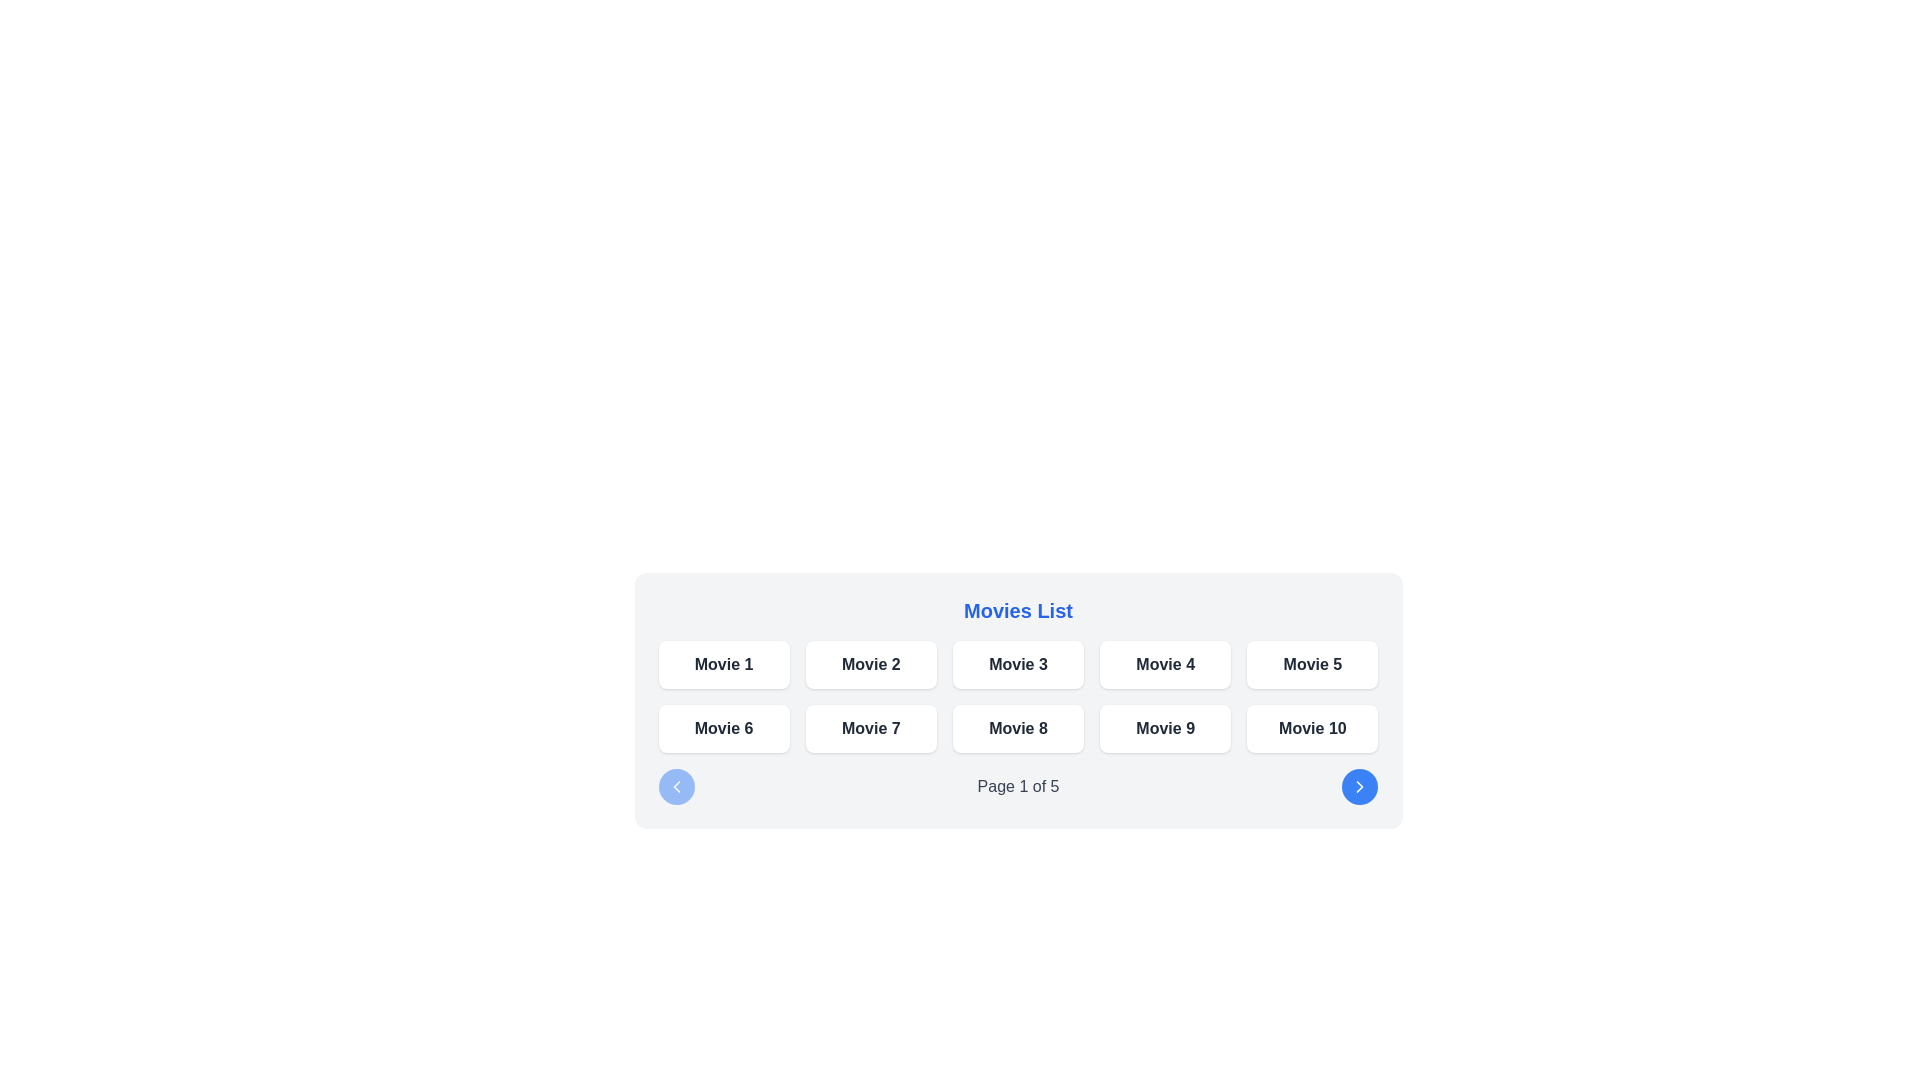 This screenshot has height=1080, width=1920. Describe the element at coordinates (1018, 609) in the screenshot. I see `the text label that serves as the header for the movie list, providing a clear description of the content below it` at that location.